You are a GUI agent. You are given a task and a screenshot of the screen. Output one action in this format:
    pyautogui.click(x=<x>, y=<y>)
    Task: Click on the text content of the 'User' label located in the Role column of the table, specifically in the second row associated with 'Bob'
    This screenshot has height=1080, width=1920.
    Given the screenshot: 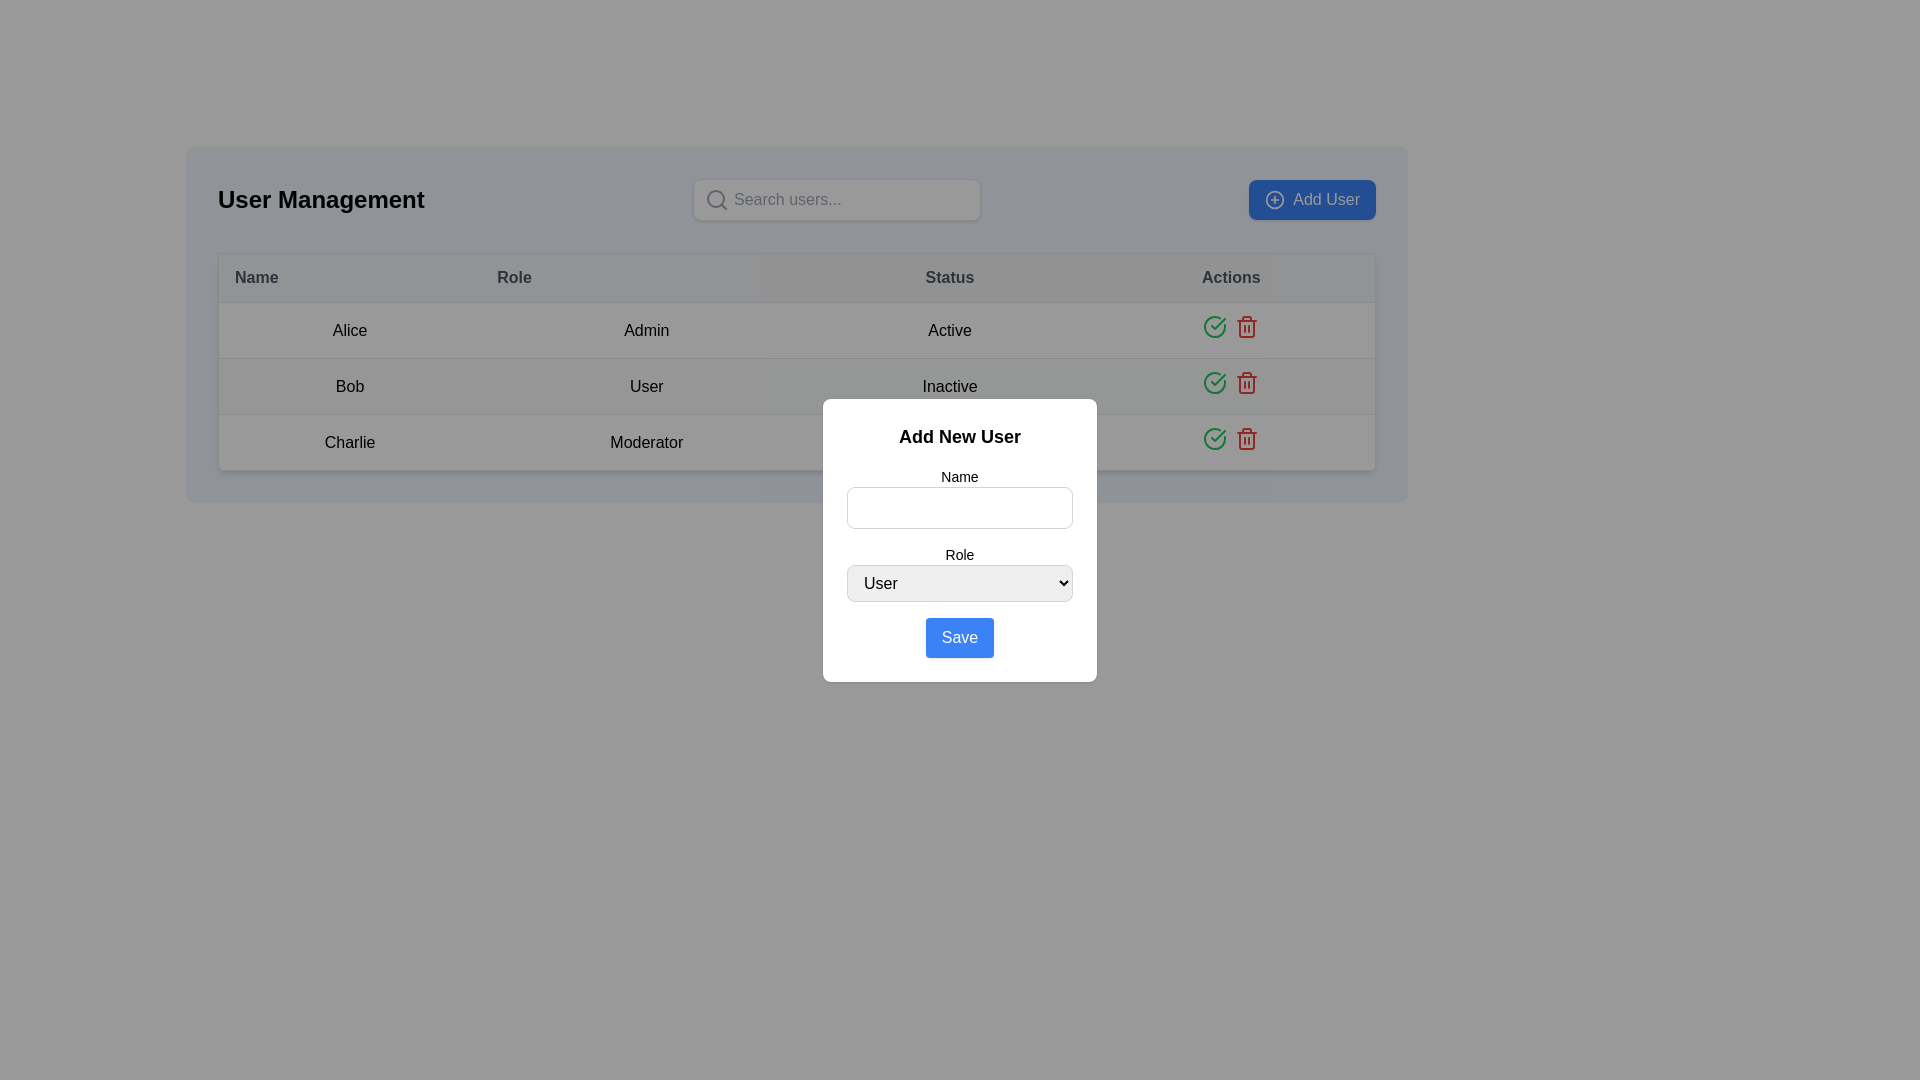 What is the action you would take?
    pyautogui.click(x=646, y=386)
    